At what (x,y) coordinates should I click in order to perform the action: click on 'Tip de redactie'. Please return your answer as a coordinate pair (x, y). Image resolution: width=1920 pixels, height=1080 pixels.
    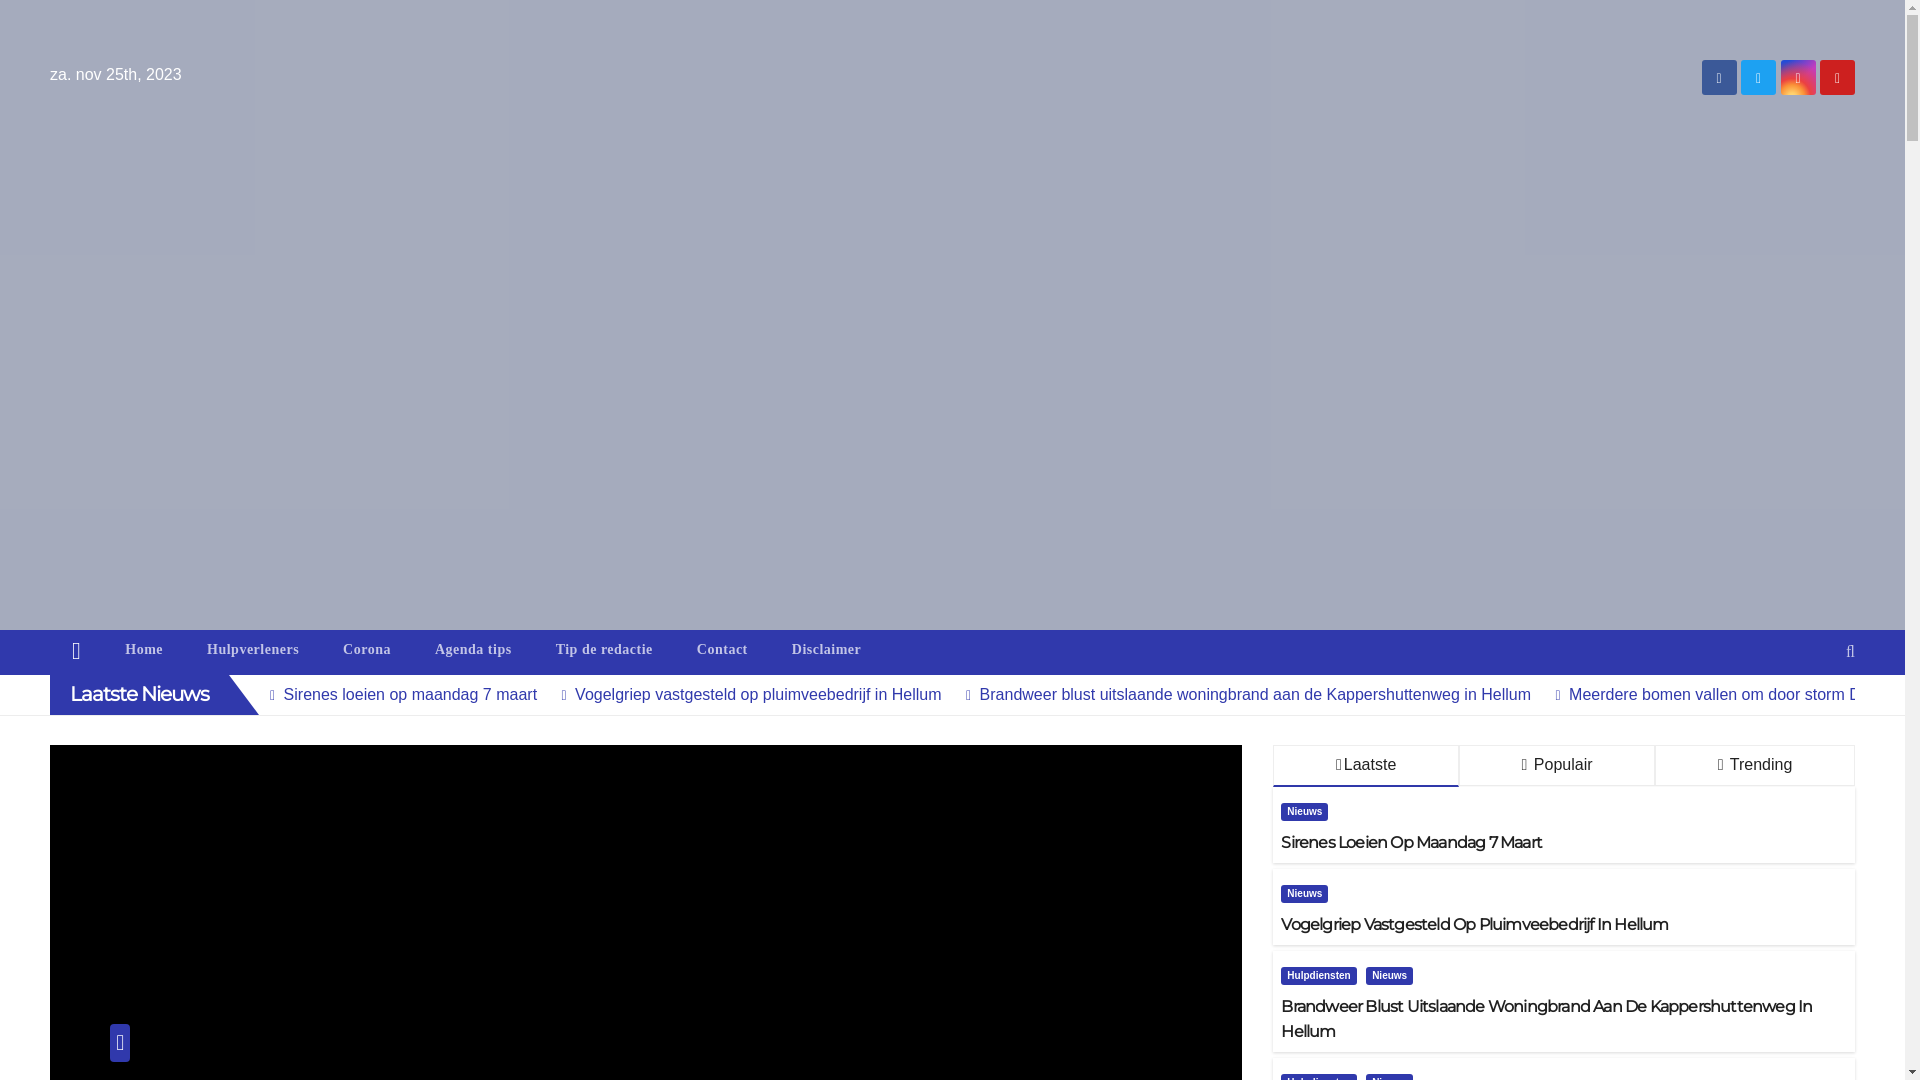
    Looking at the image, I should click on (603, 650).